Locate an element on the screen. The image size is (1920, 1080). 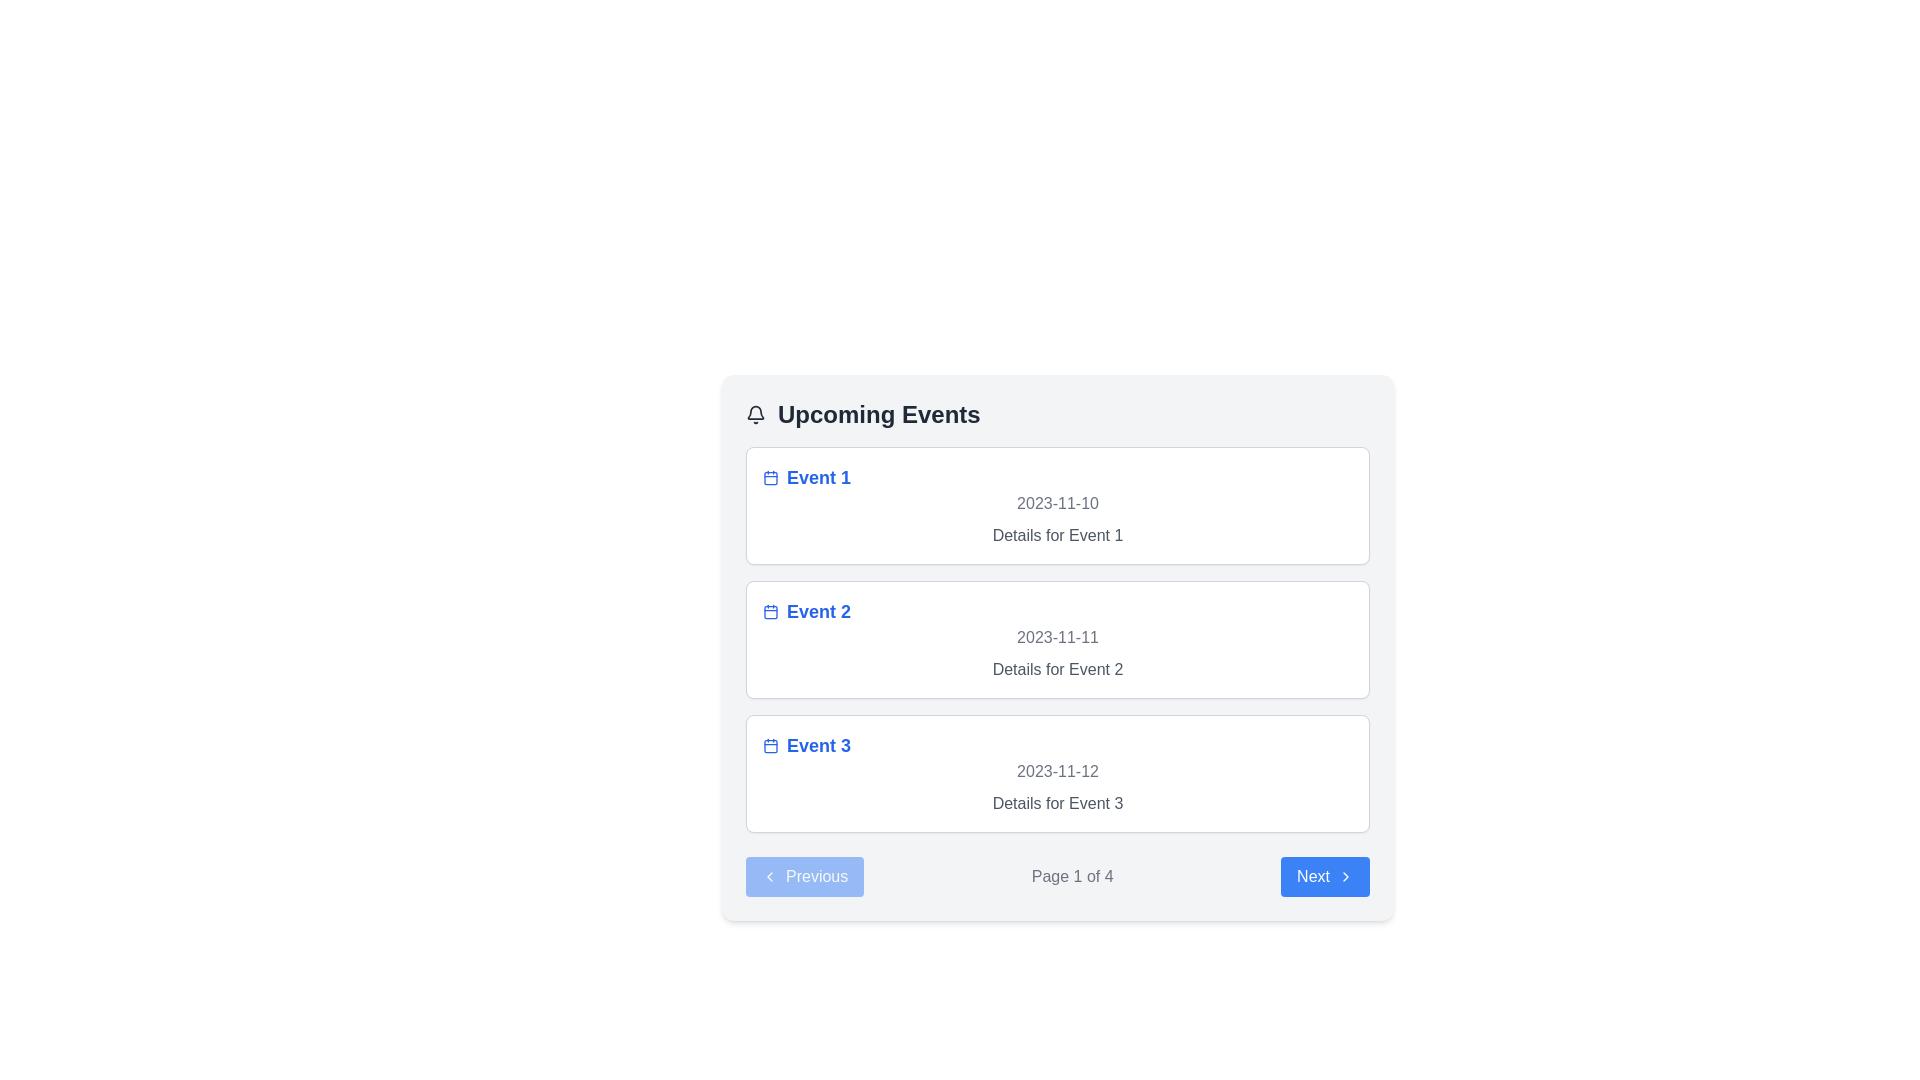
the text label displaying 'Event 3' in bold blue styling is located at coordinates (819, 745).